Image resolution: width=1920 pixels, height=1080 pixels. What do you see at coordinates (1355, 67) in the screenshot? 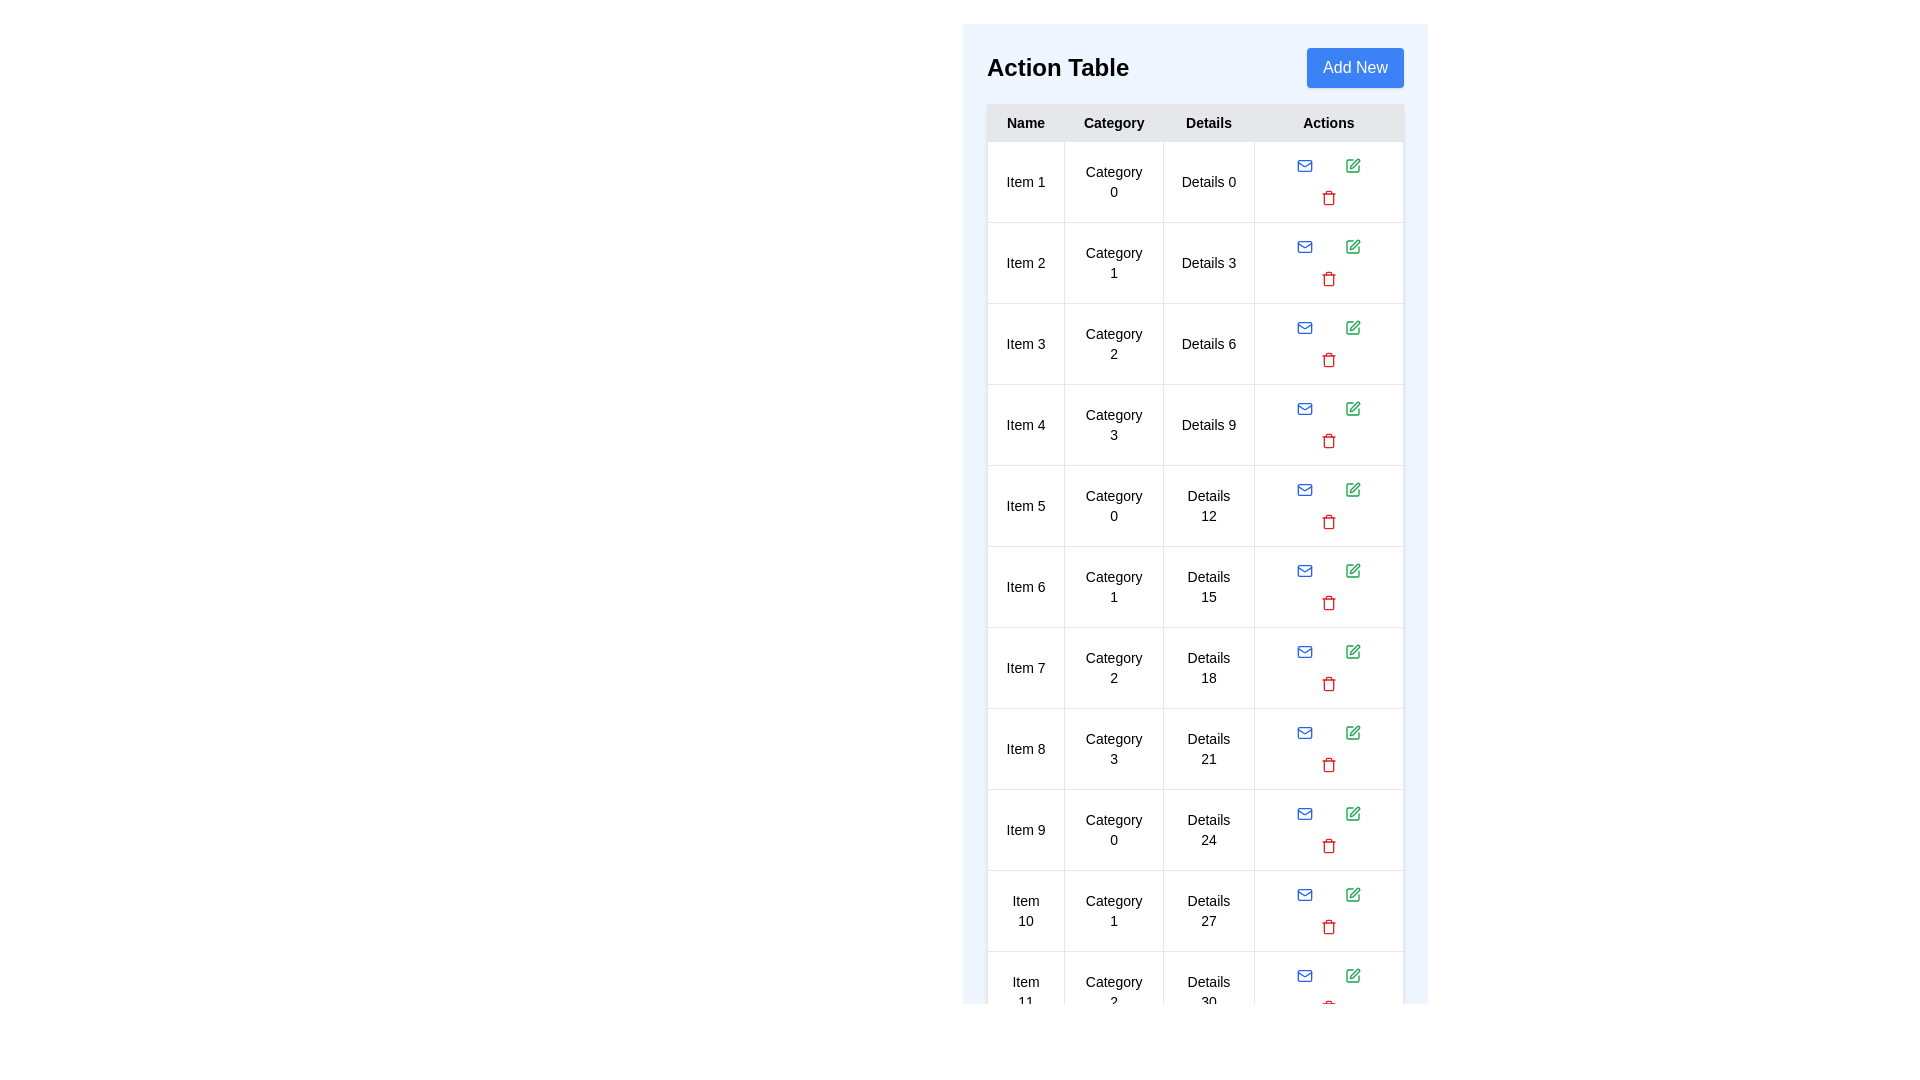
I see `'Add New' button to add a new entry` at bounding box center [1355, 67].